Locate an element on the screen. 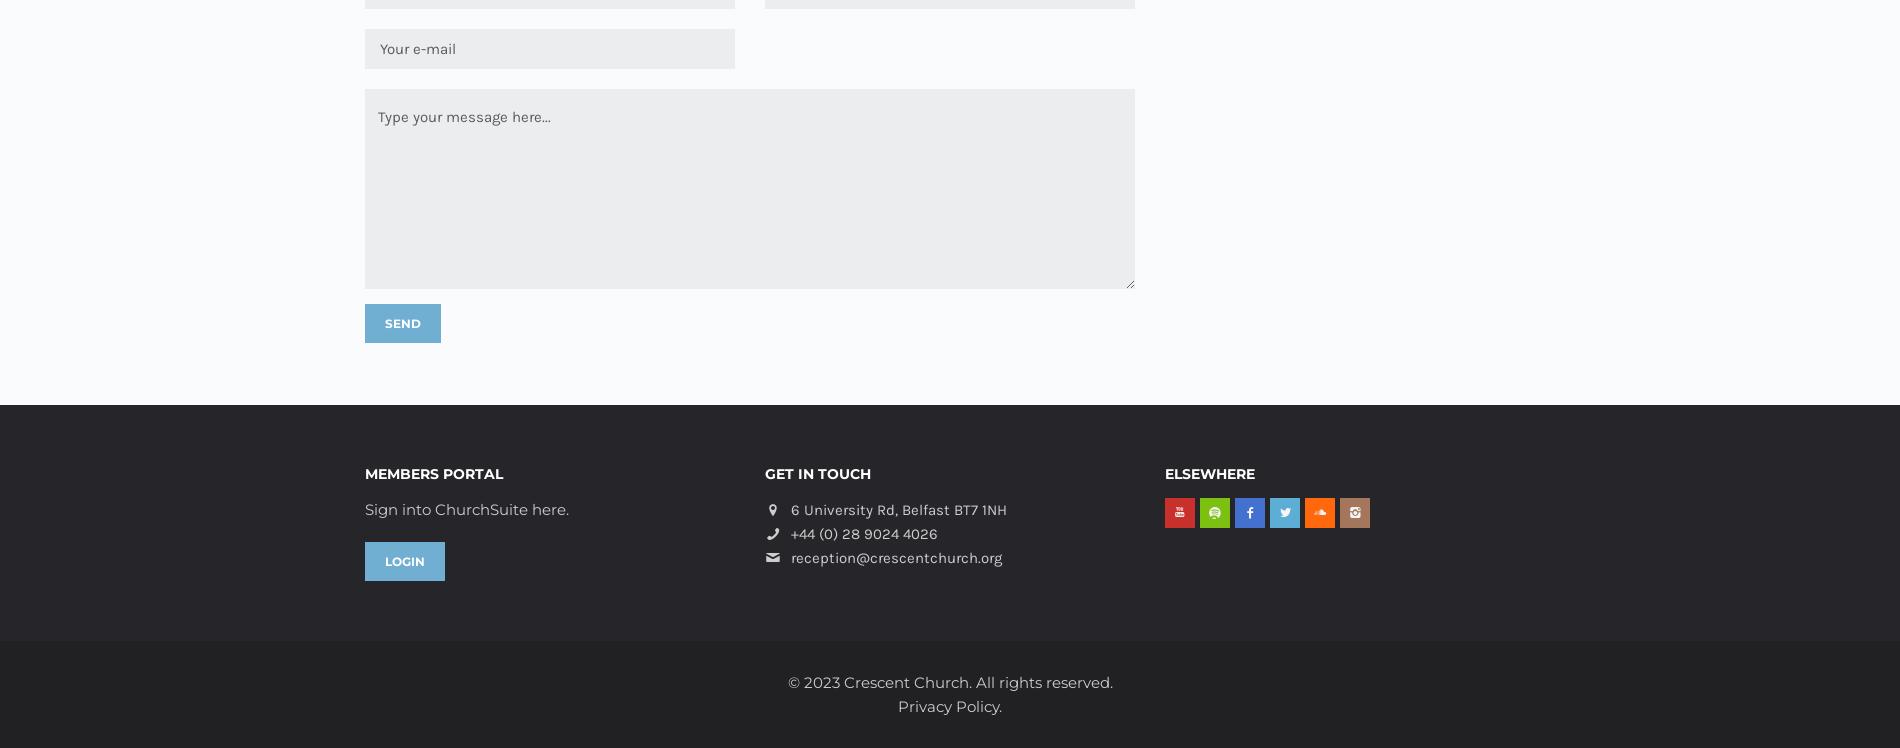  'Get In Touch' is located at coordinates (816, 474).